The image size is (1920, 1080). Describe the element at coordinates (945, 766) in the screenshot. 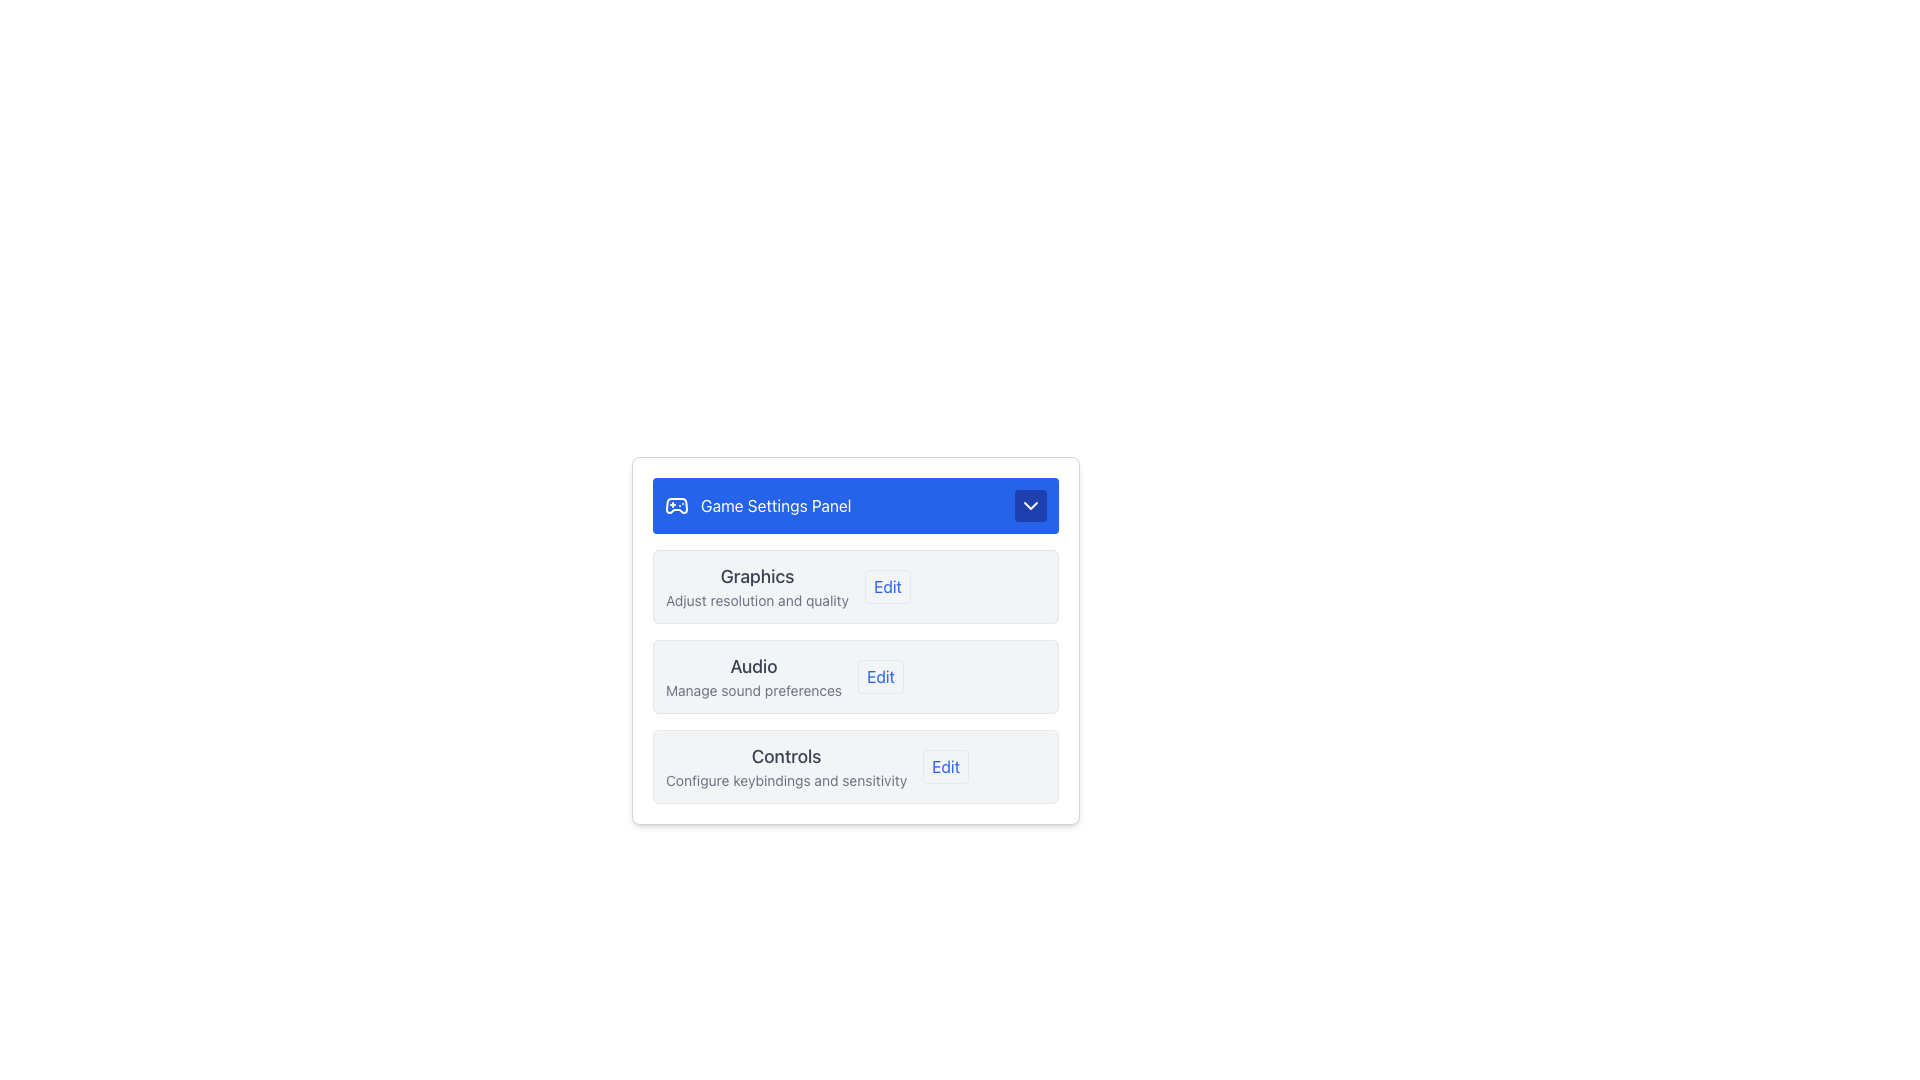

I see `the edit button located in the Controls section of the Game Settings Panel to invoke the edit functionality` at that location.